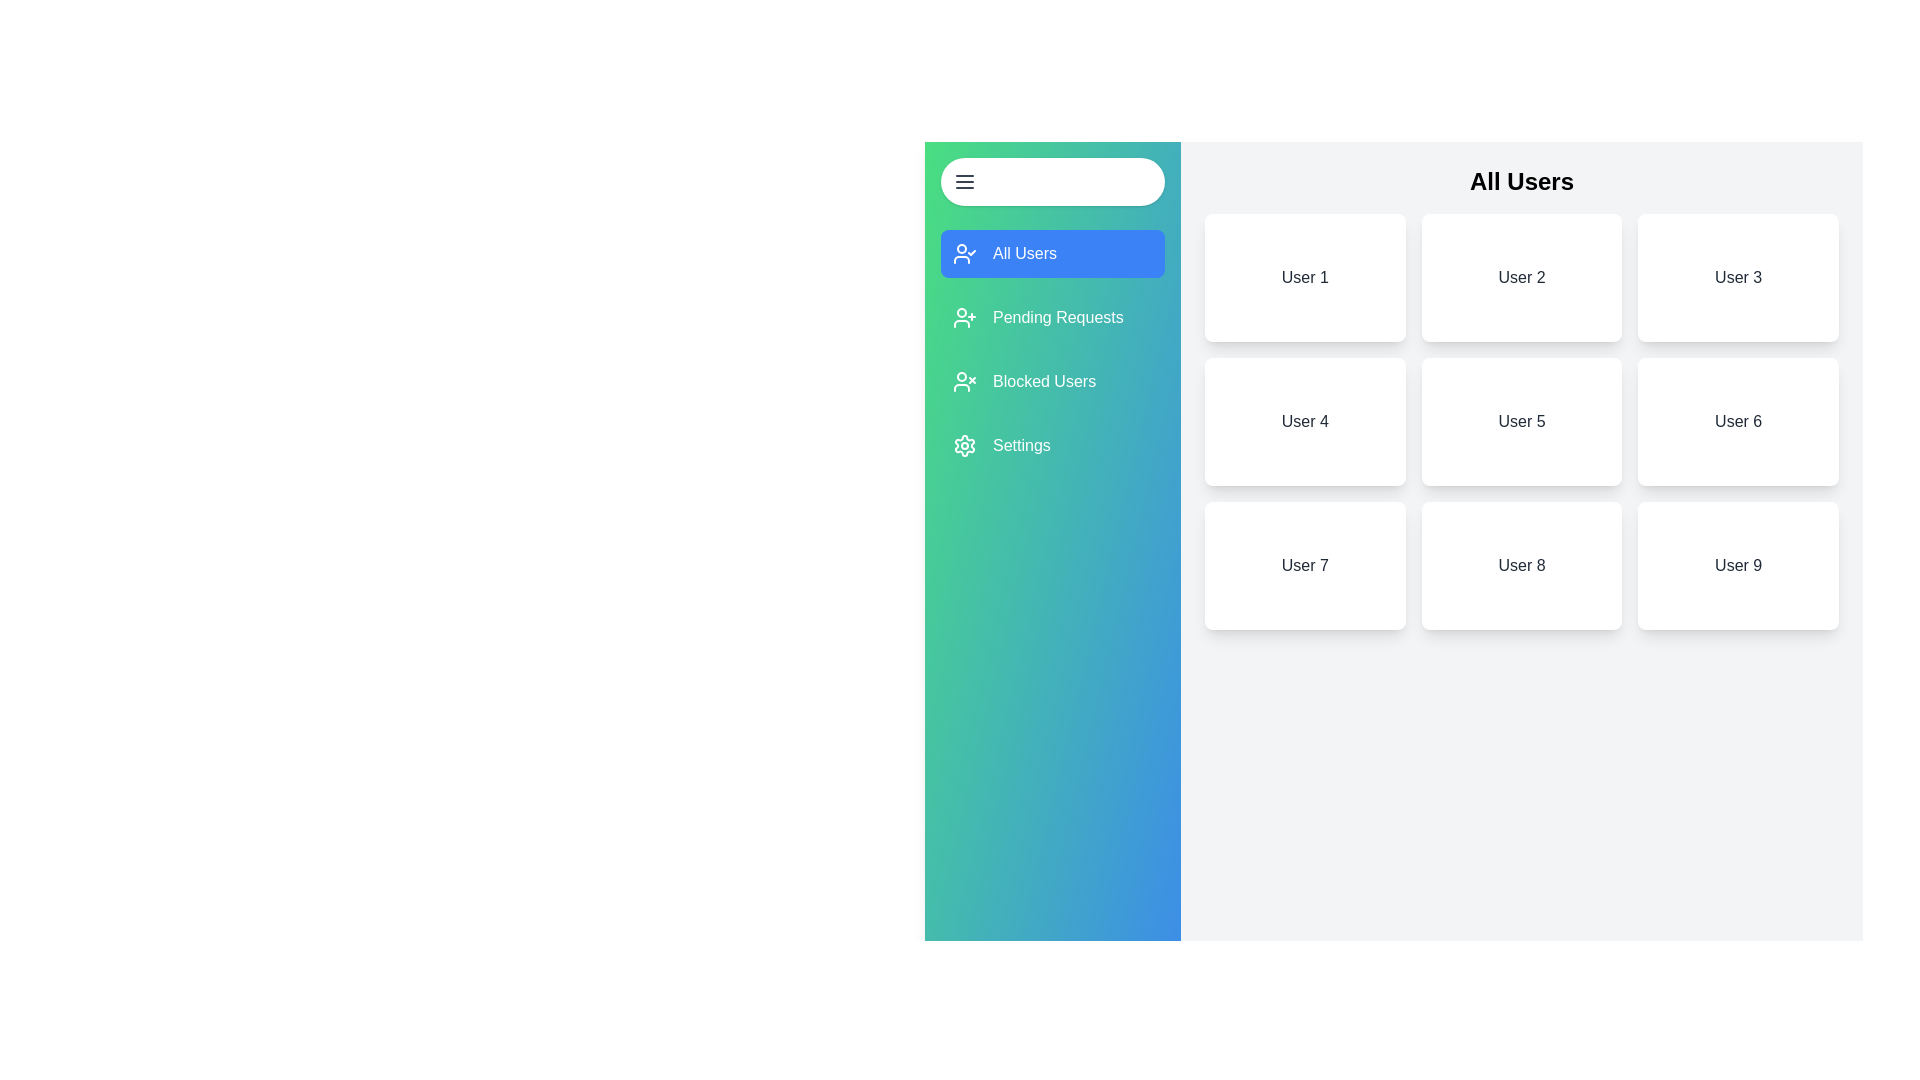  What do you see at coordinates (1051, 316) in the screenshot?
I see `the section Pending Requests from the drawer menu` at bounding box center [1051, 316].